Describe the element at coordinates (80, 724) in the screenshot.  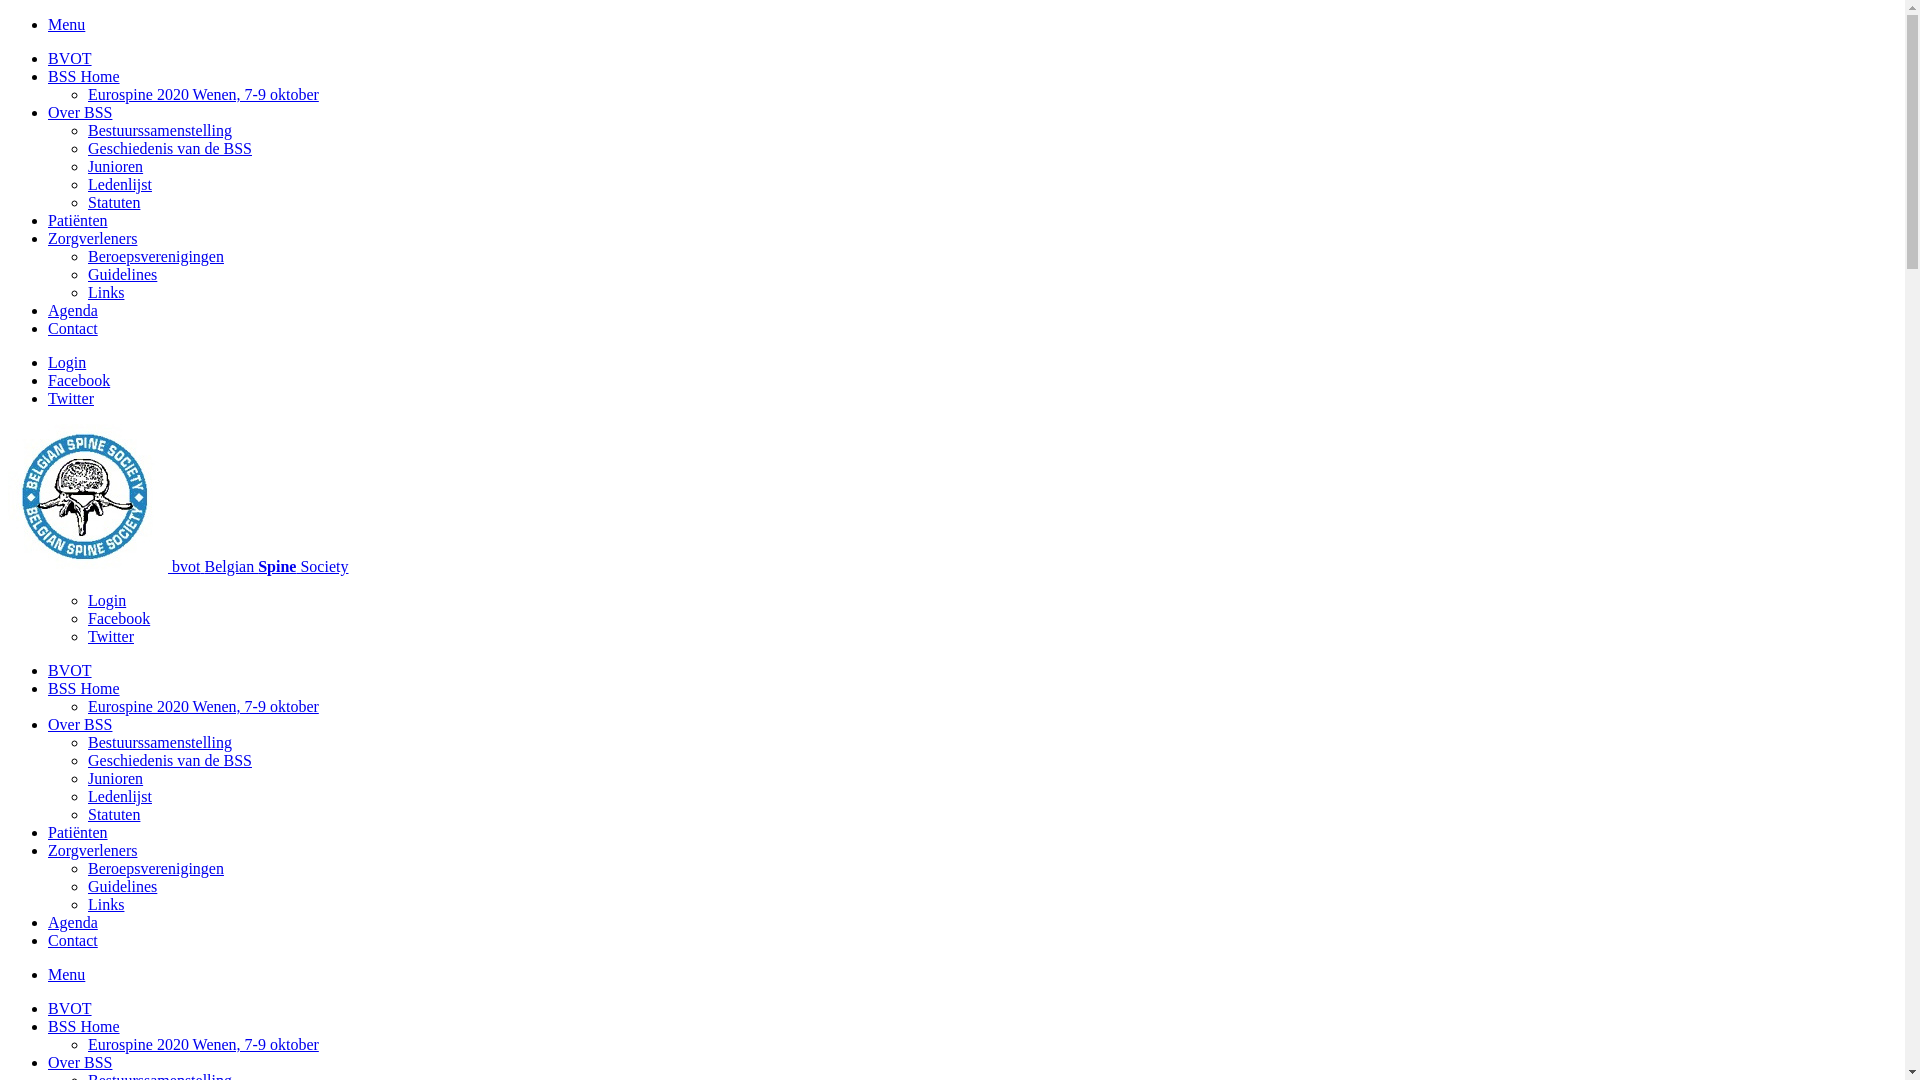
I see `'Over BSS'` at that location.